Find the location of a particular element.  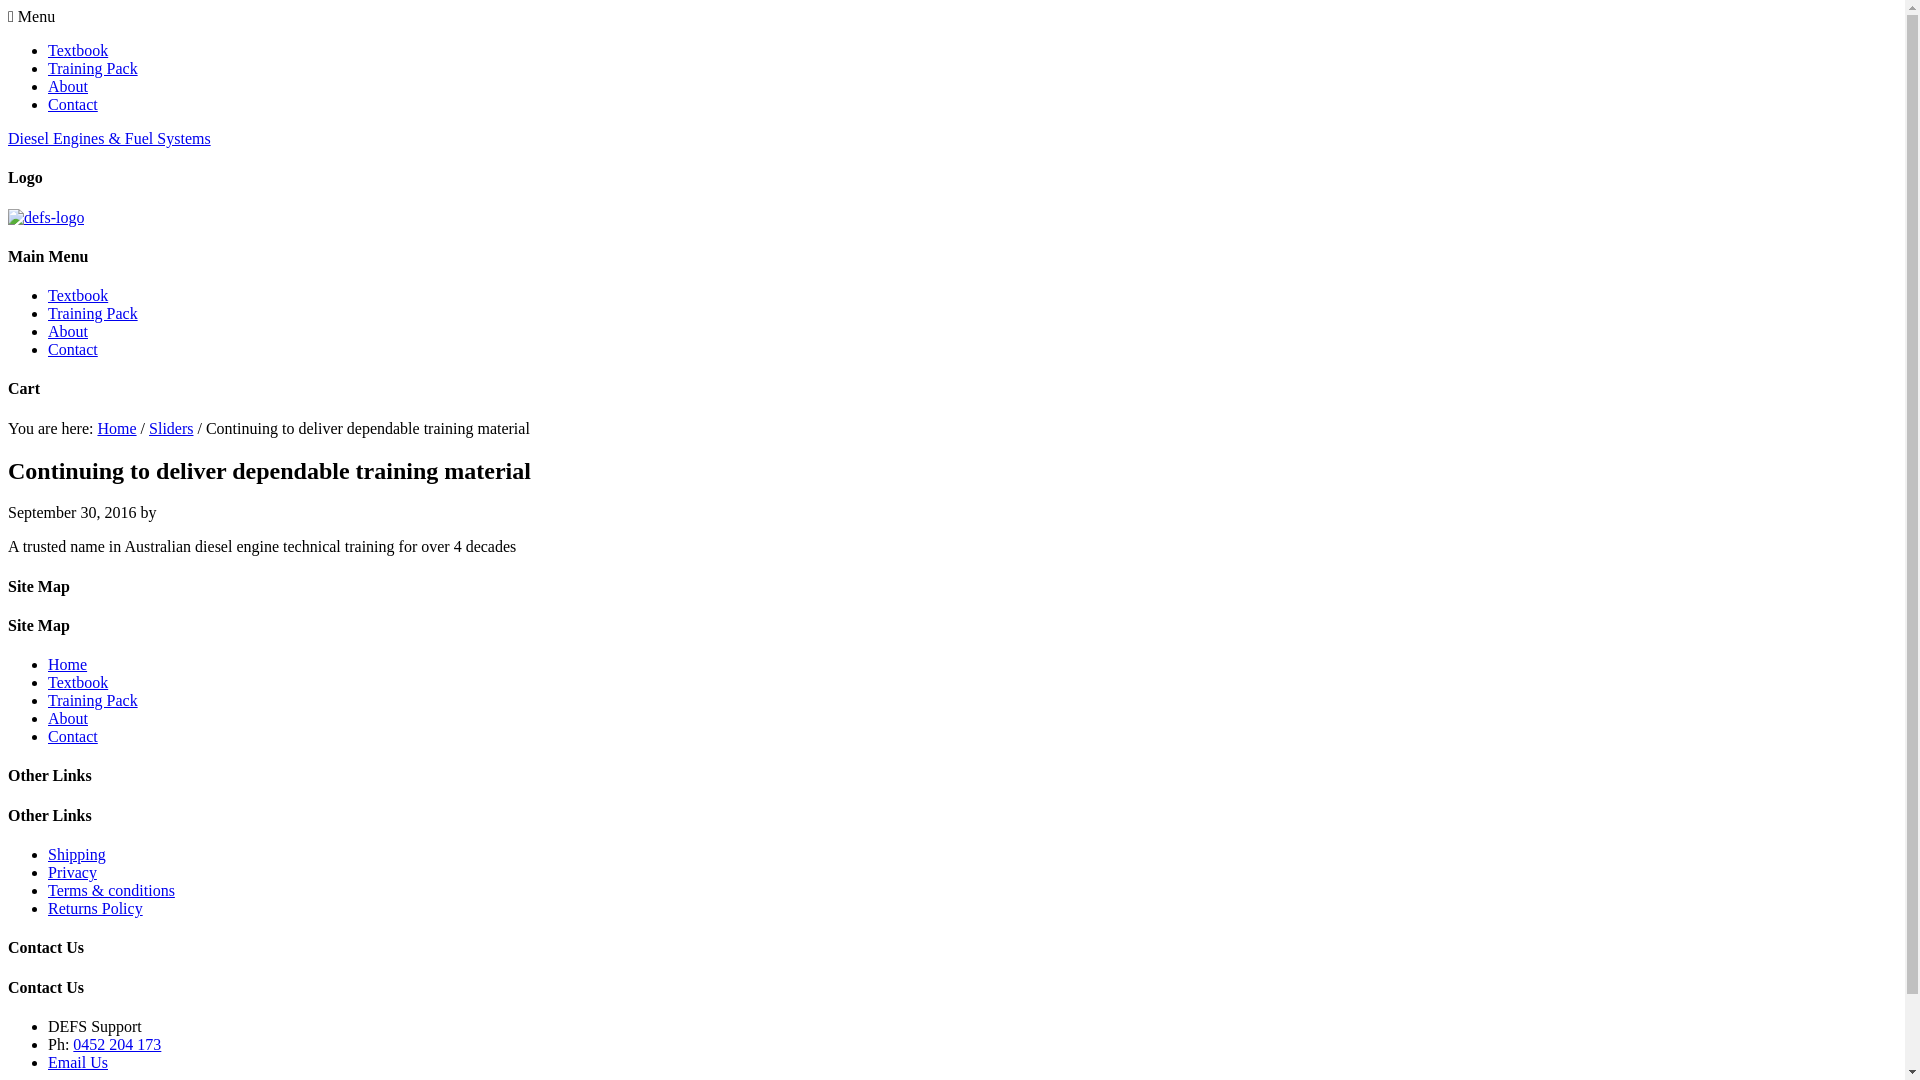

'Home' is located at coordinates (67, 664).